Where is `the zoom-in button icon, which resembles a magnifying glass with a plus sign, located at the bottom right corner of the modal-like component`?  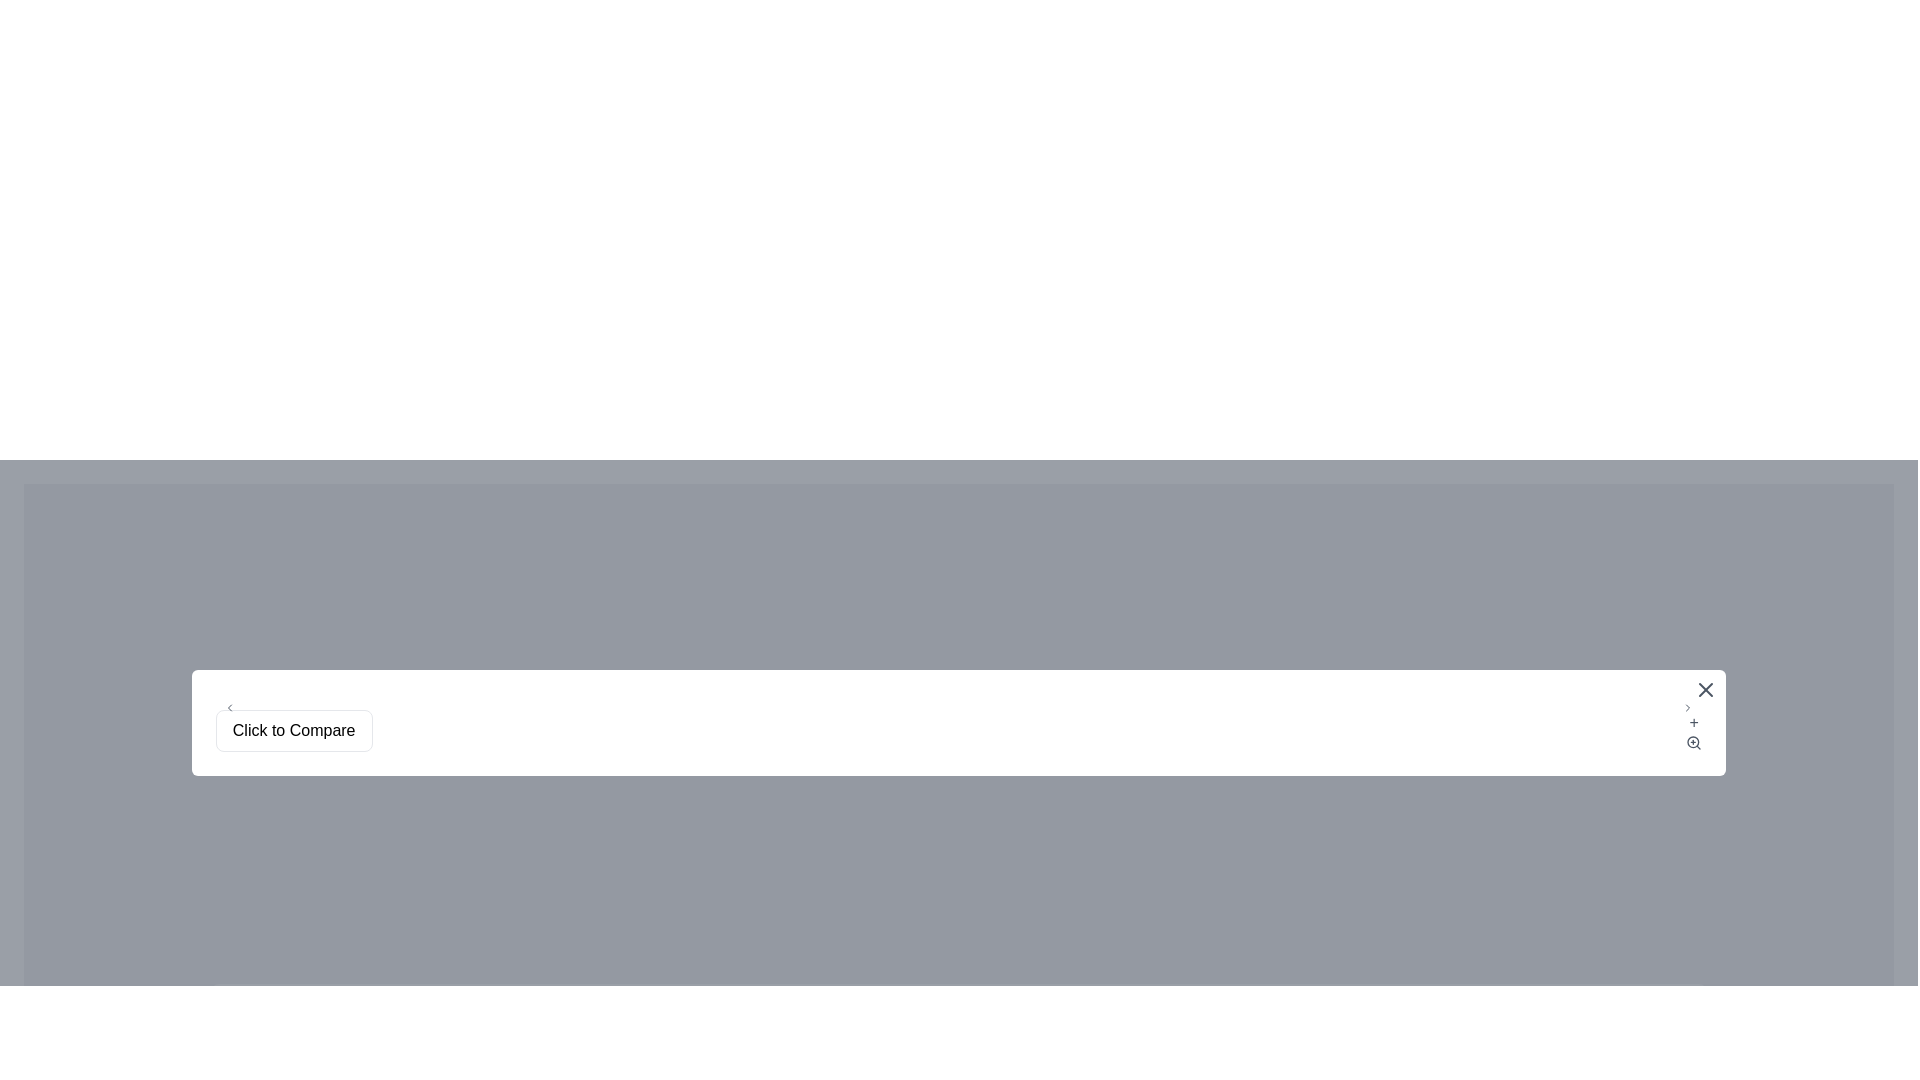
the zoom-in button icon, which resembles a magnifying glass with a plus sign, located at the bottom right corner of the modal-like component is located at coordinates (1693, 743).